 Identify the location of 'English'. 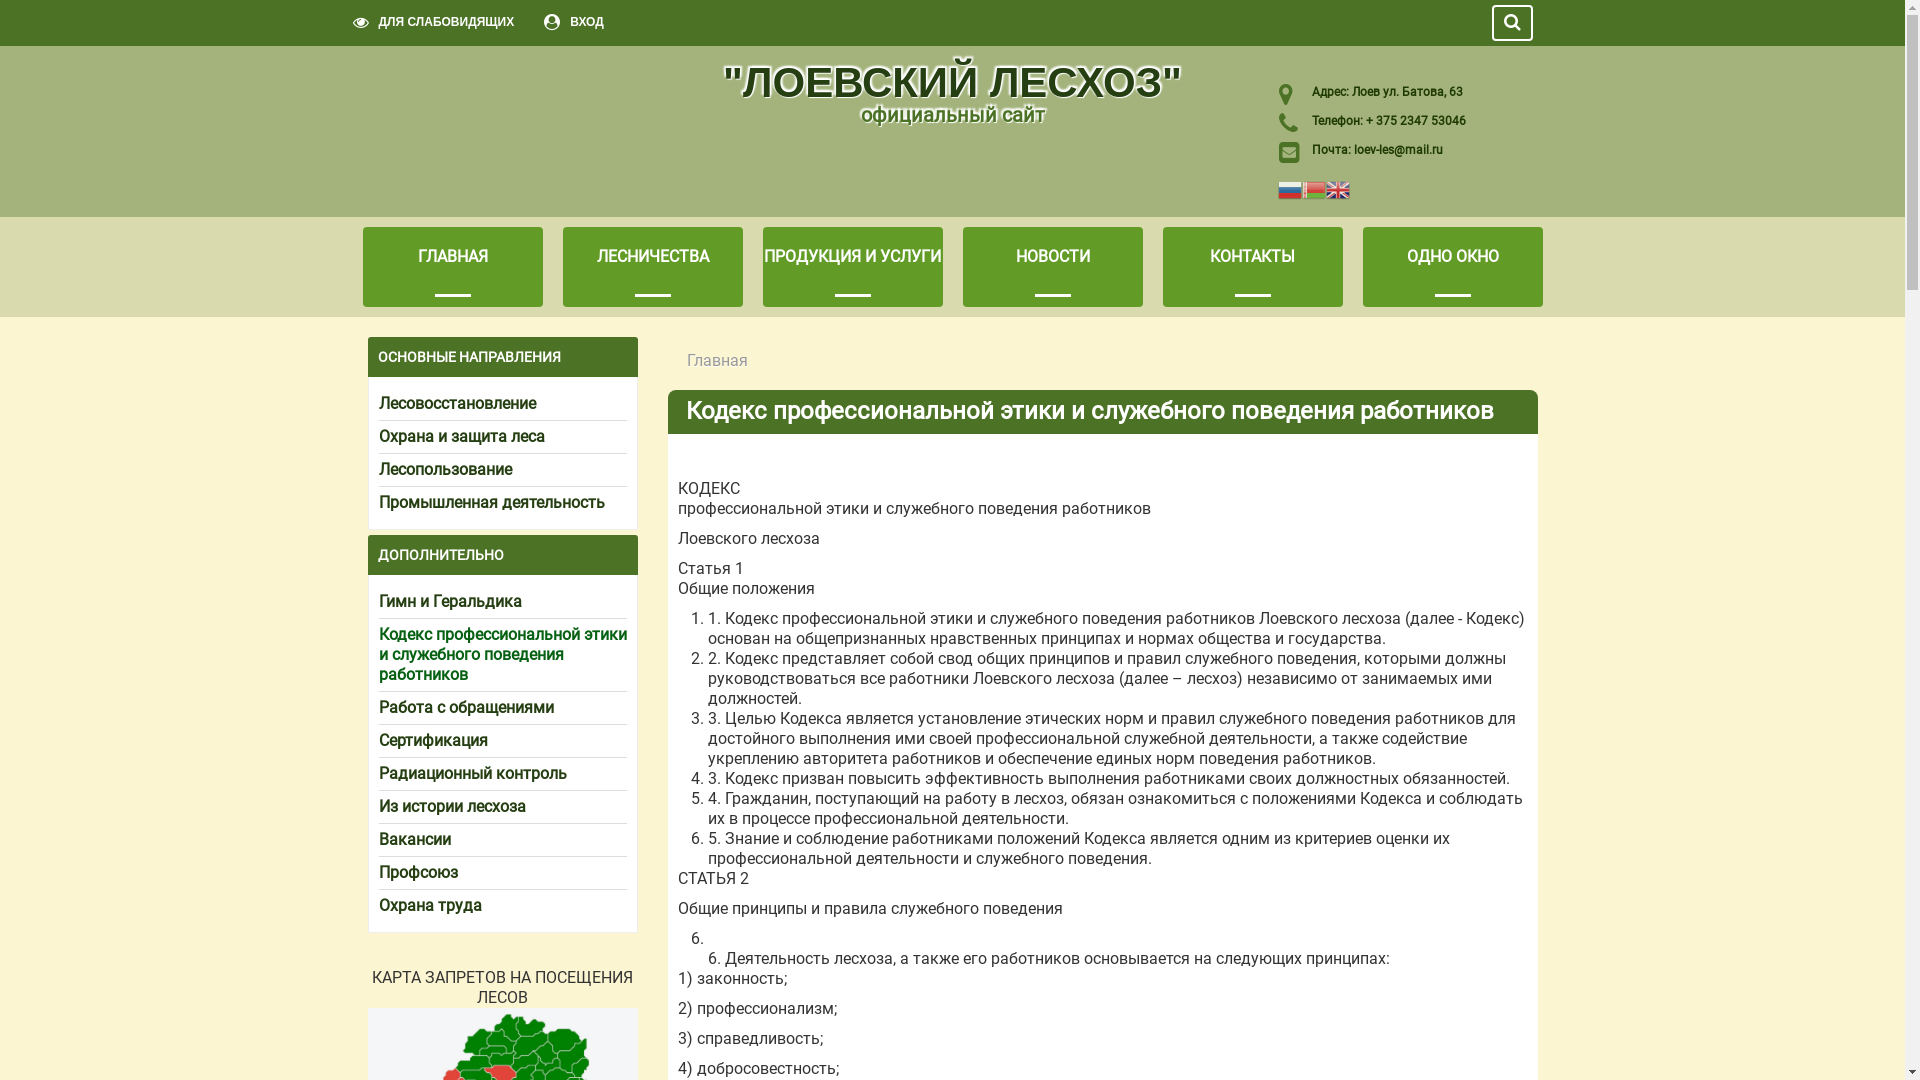
(1325, 188).